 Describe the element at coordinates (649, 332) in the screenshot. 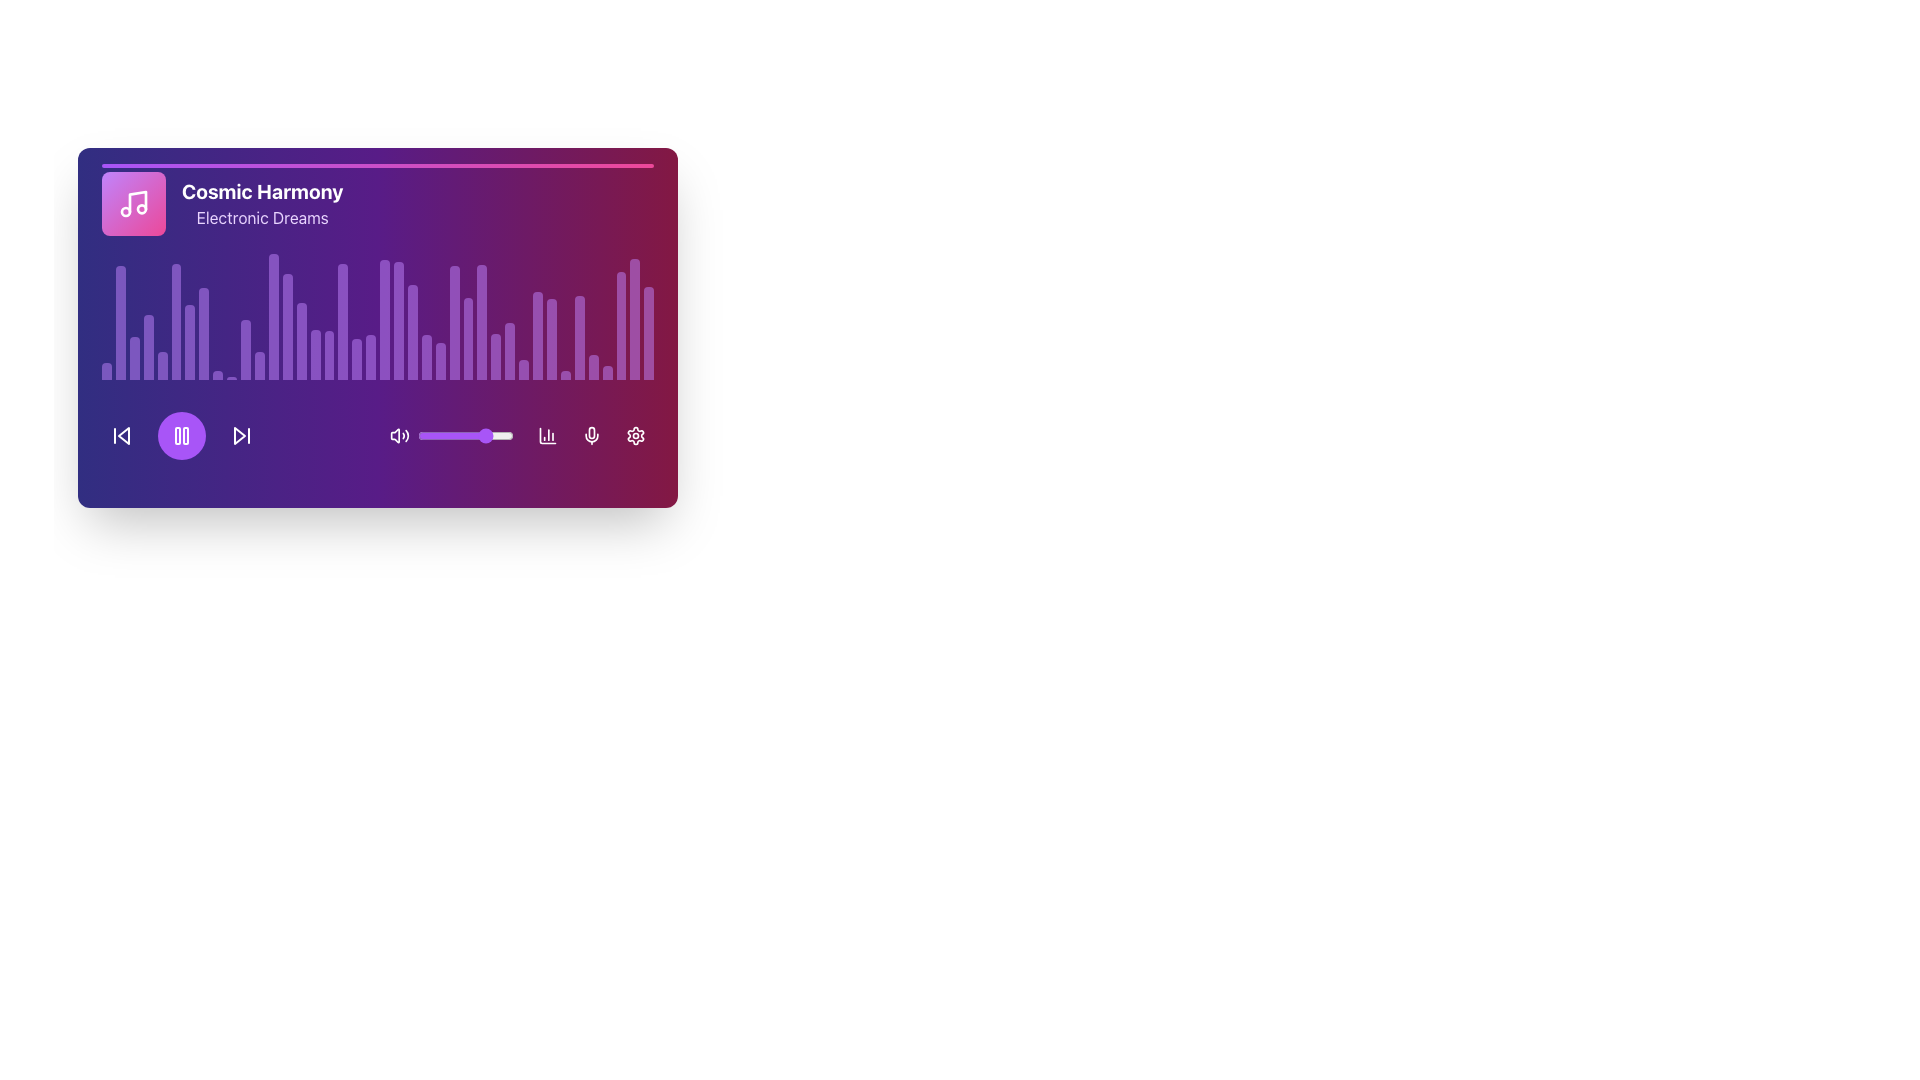

I see `the 36th data visualization bar on the audio visualization graph` at that location.